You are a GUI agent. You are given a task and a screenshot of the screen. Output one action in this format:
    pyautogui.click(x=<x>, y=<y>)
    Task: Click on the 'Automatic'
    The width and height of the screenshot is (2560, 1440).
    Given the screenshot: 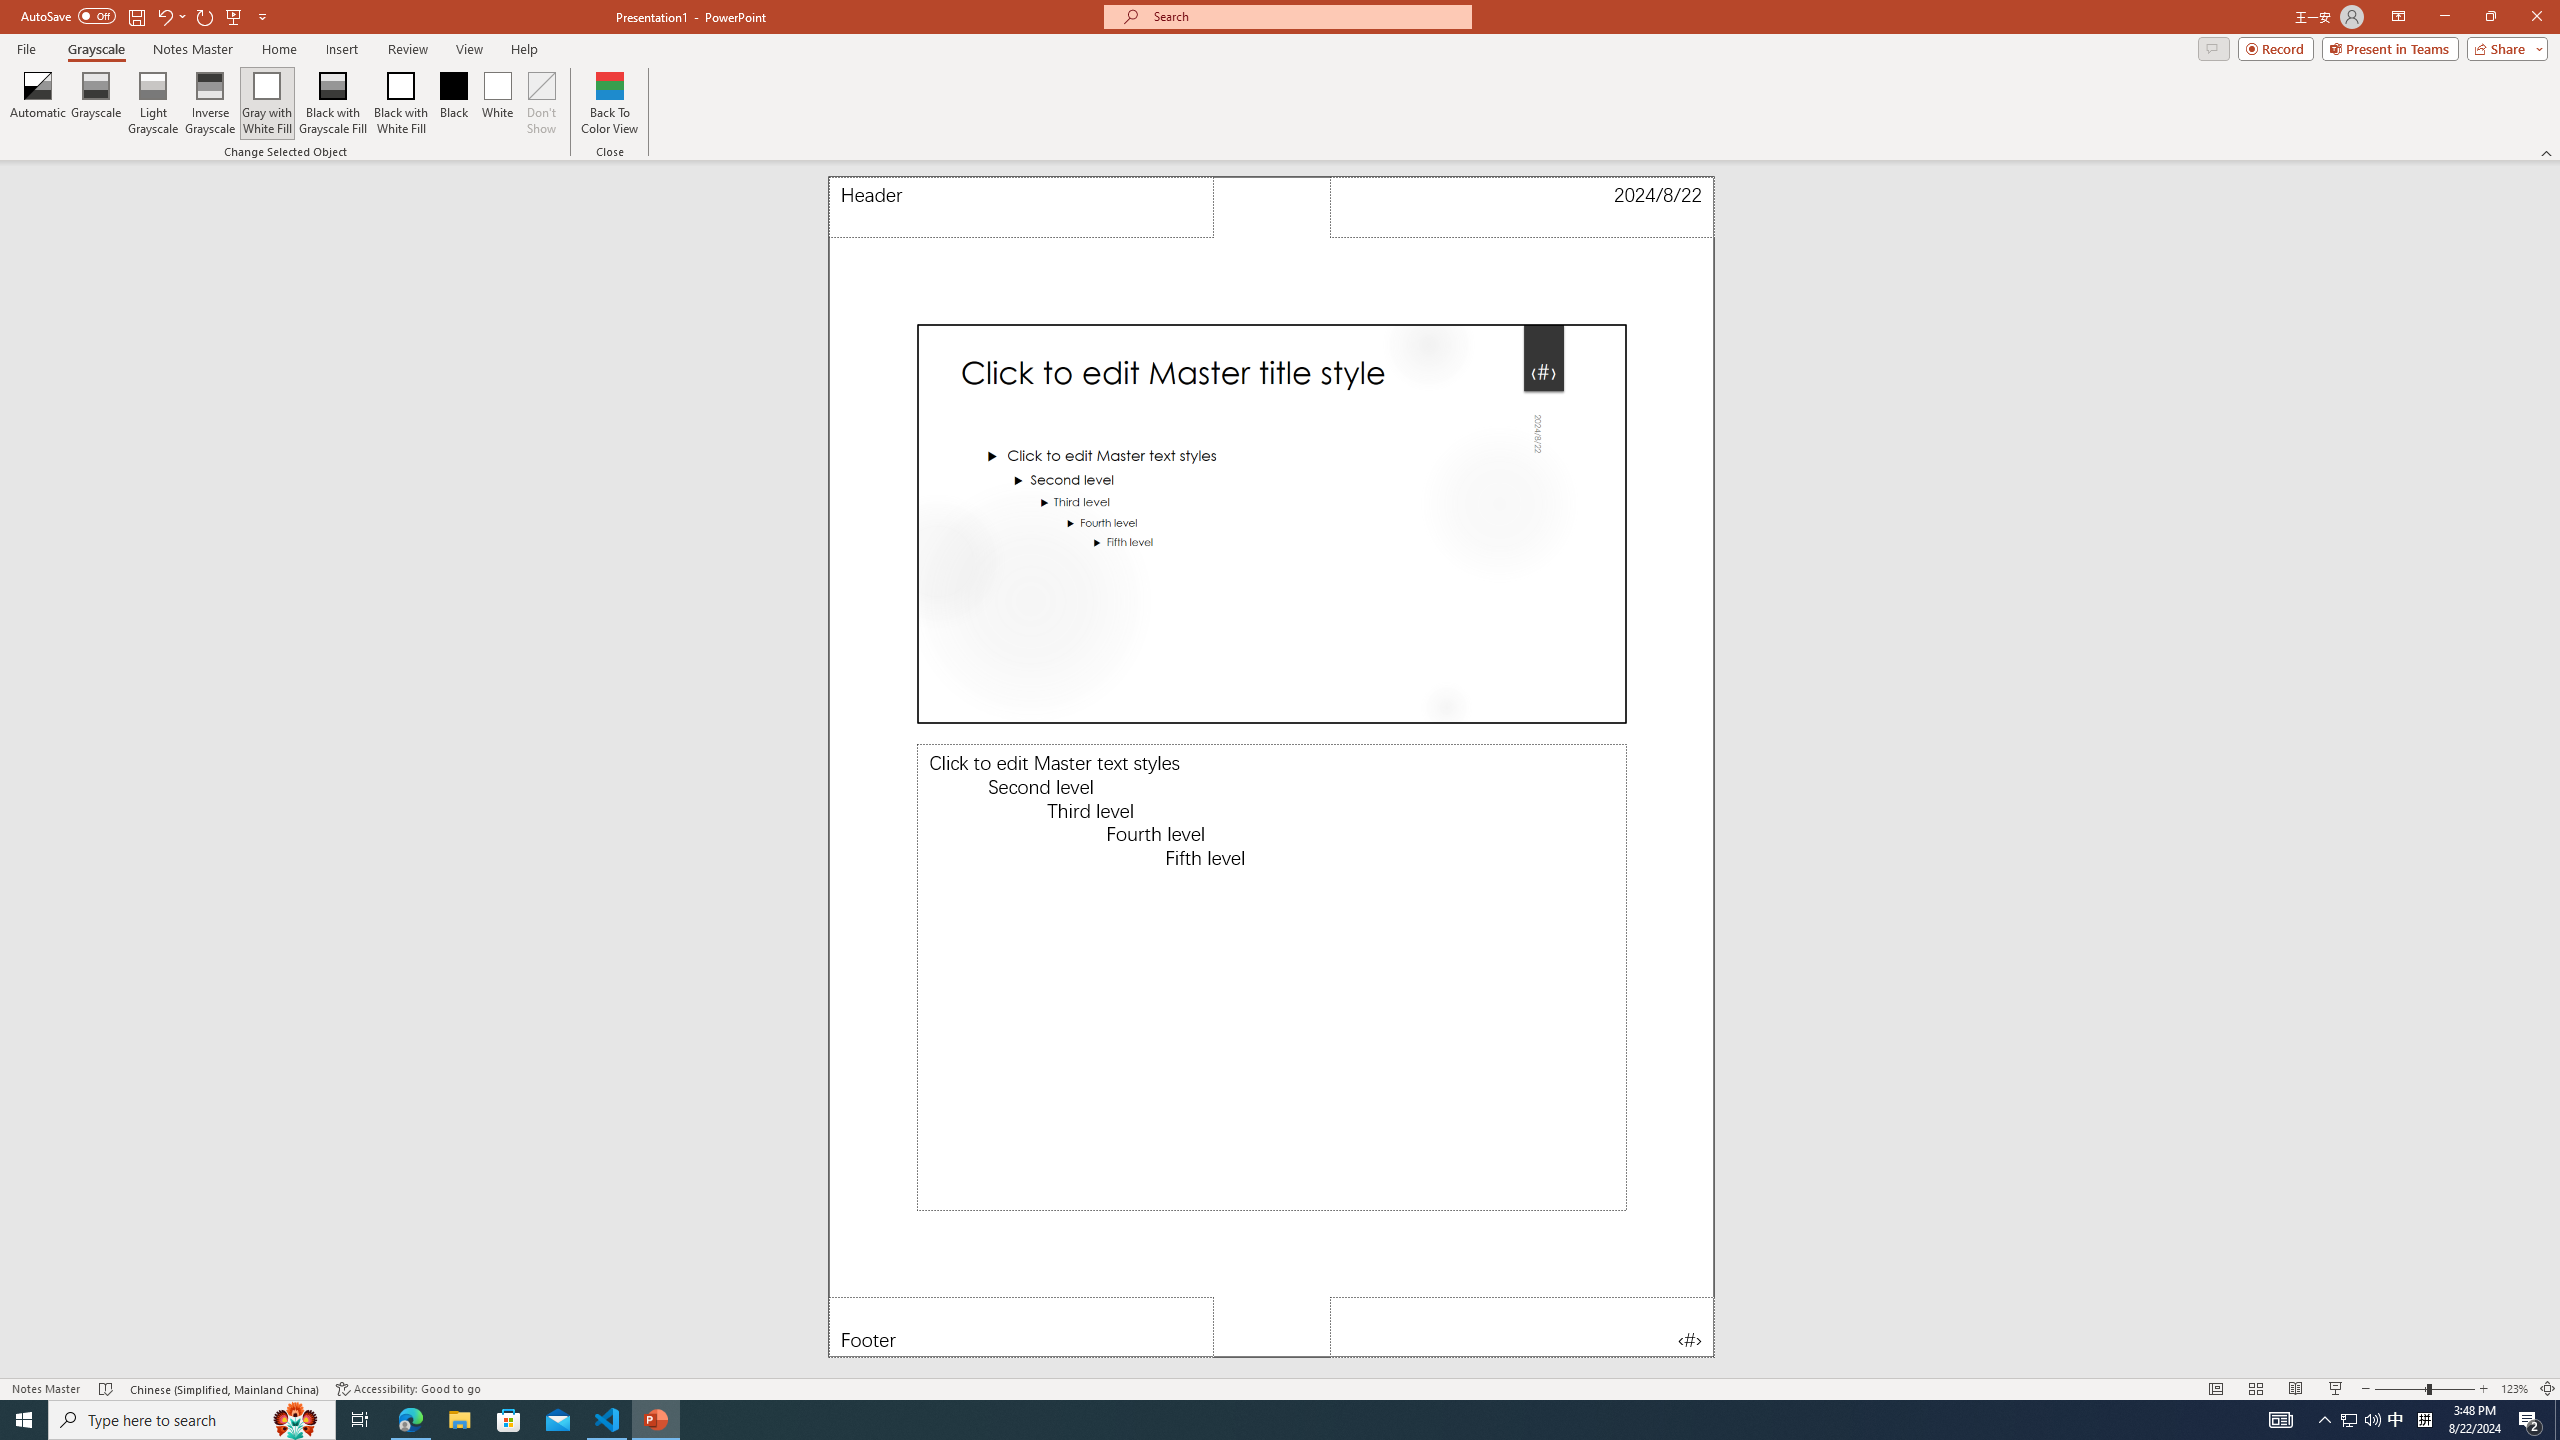 What is the action you would take?
    pyautogui.click(x=37, y=103)
    